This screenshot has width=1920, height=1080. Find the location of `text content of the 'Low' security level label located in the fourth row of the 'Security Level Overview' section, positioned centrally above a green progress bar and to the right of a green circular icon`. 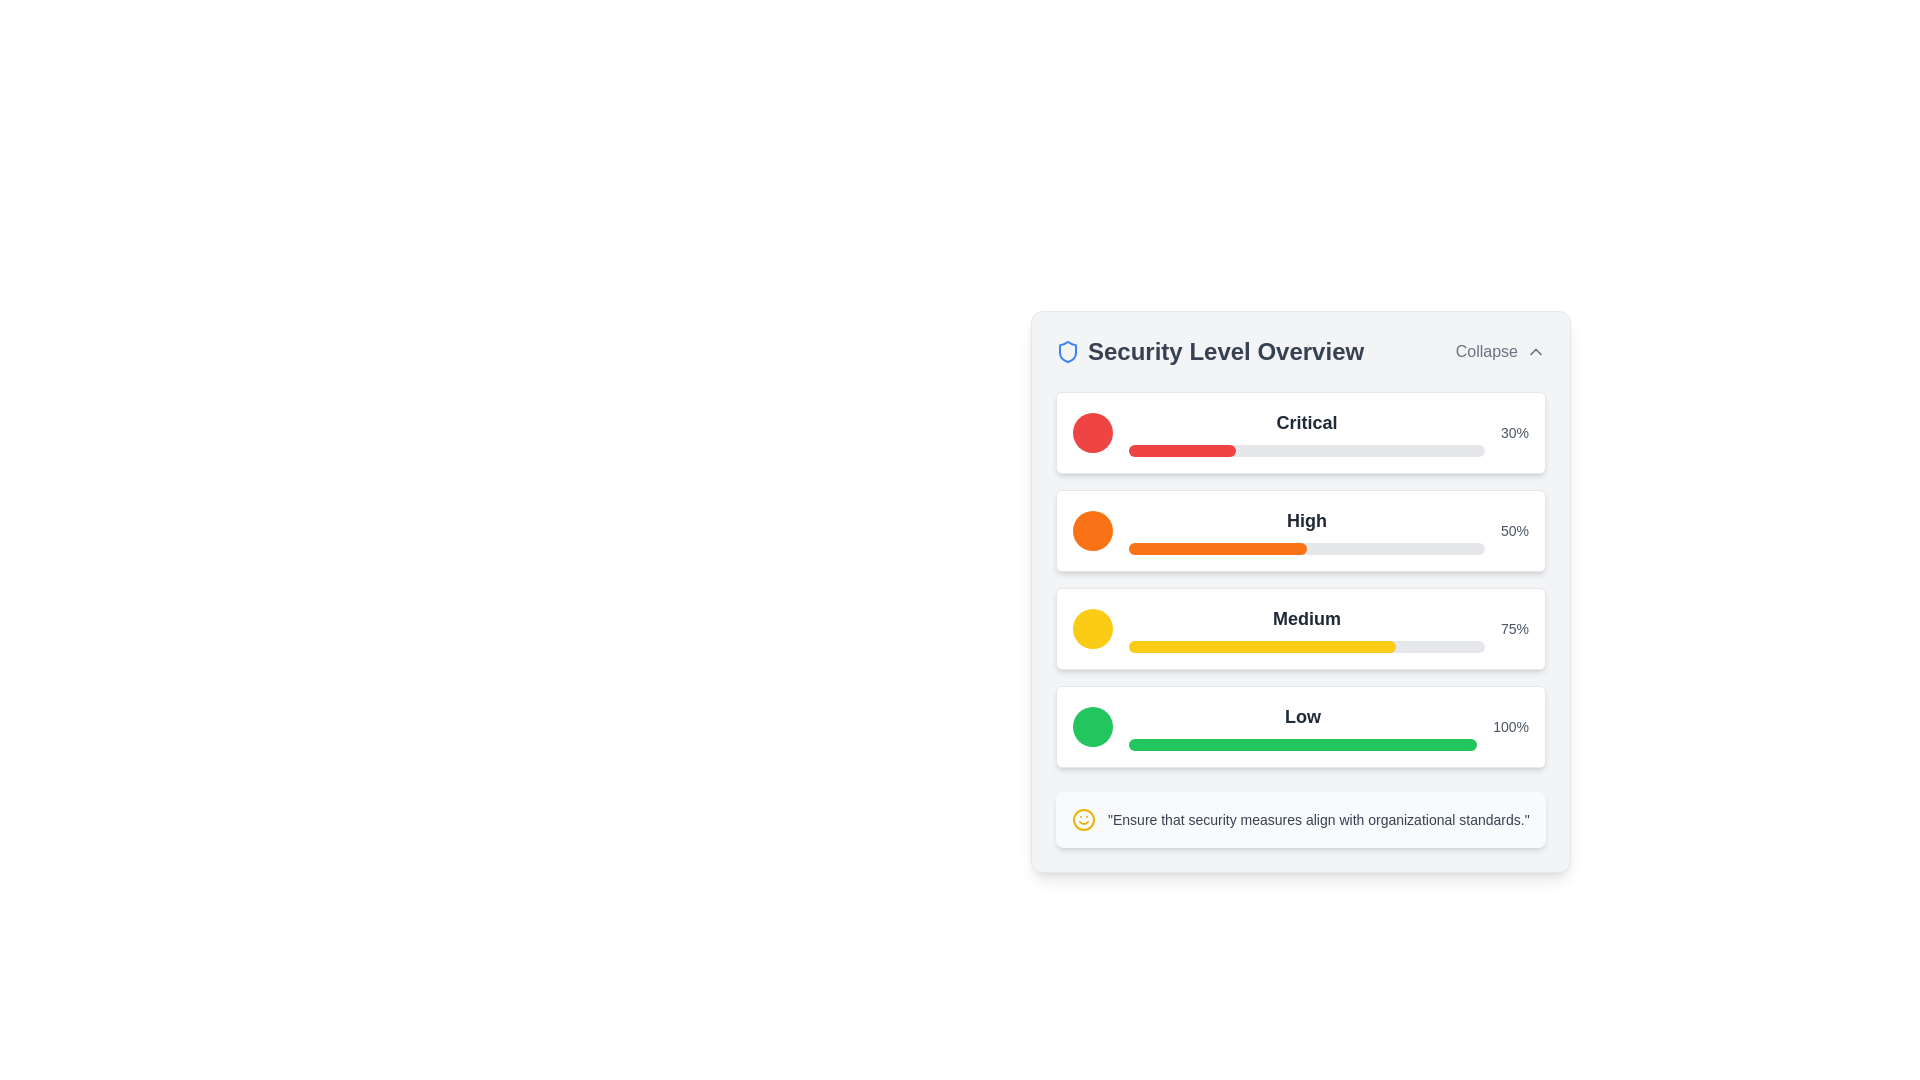

text content of the 'Low' security level label located in the fourth row of the 'Security Level Overview' section, positioned centrally above a green progress bar and to the right of a green circular icon is located at coordinates (1303, 726).